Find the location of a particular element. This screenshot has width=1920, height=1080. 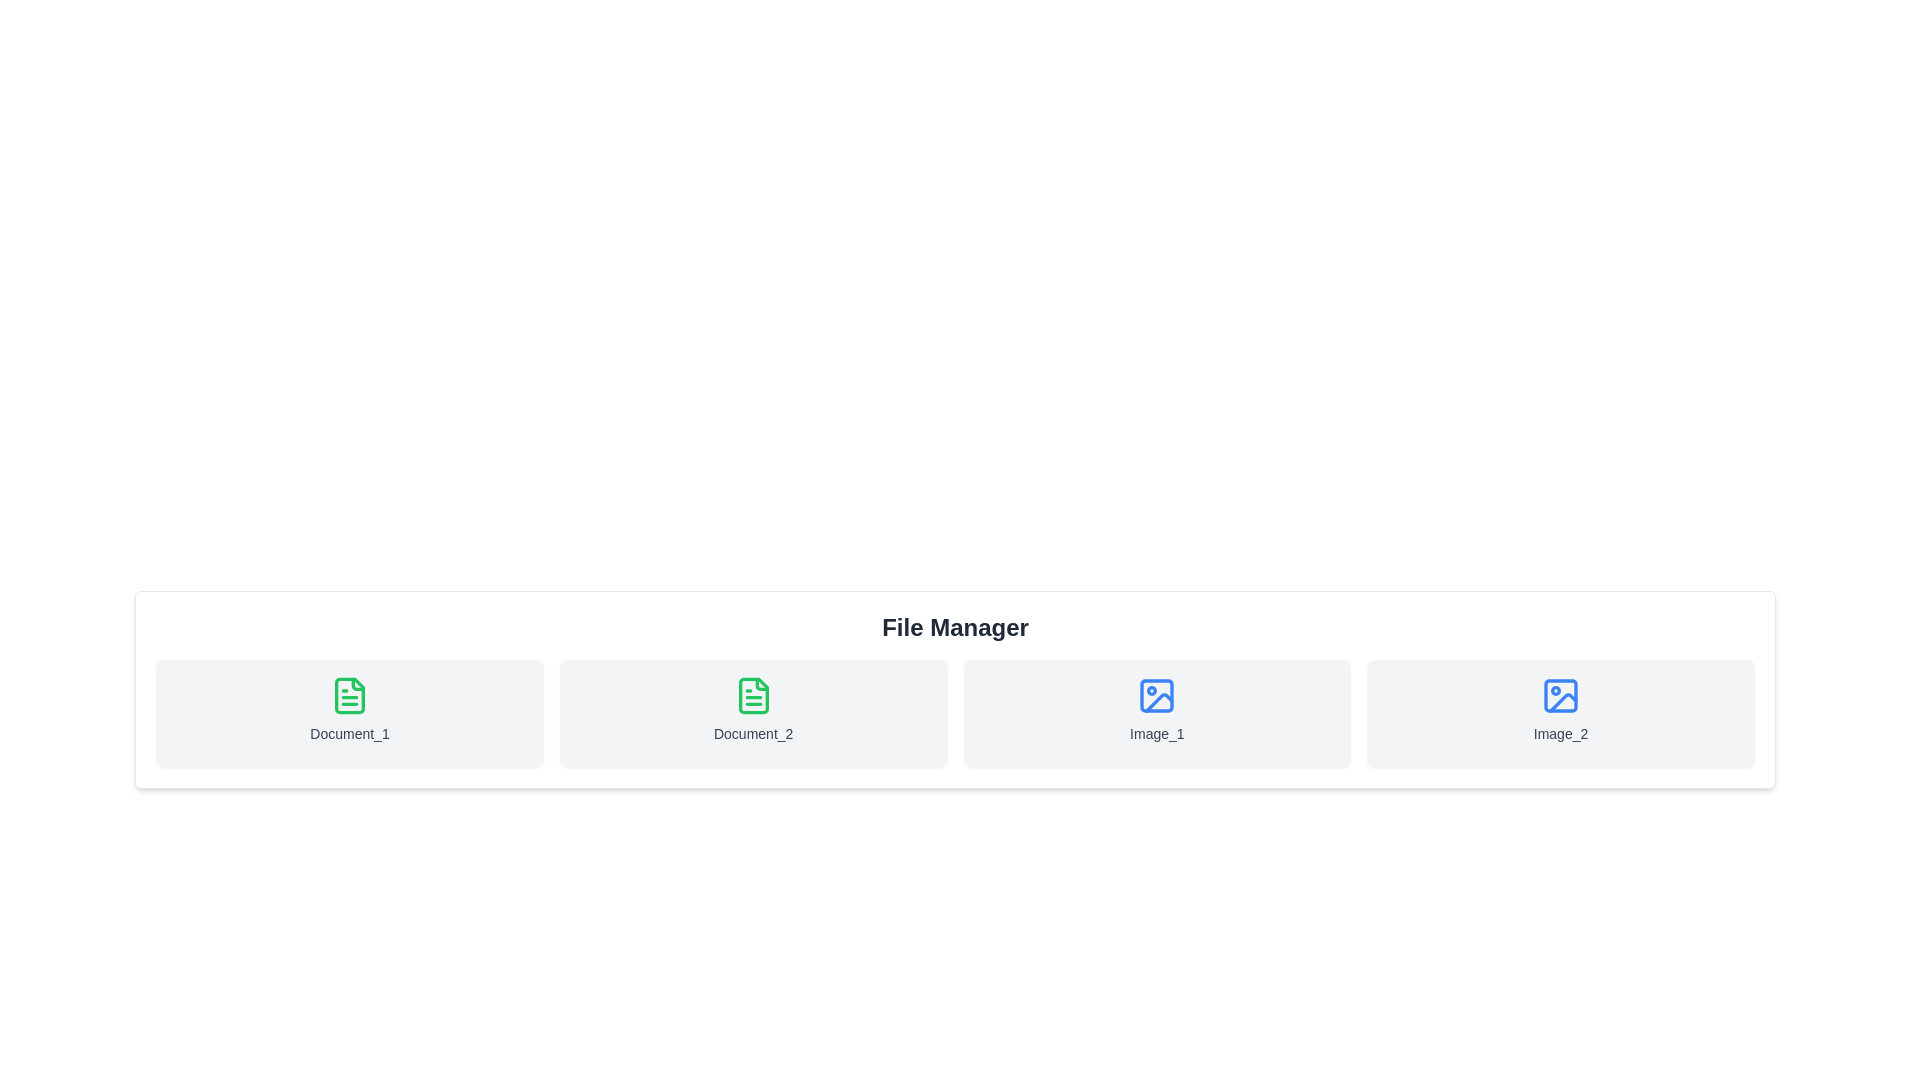

label displaying 'Image_2' which is a small gray text located below the image icon in the fourth card of the horizontally aligned set of cards is located at coordinates (1559, 733).